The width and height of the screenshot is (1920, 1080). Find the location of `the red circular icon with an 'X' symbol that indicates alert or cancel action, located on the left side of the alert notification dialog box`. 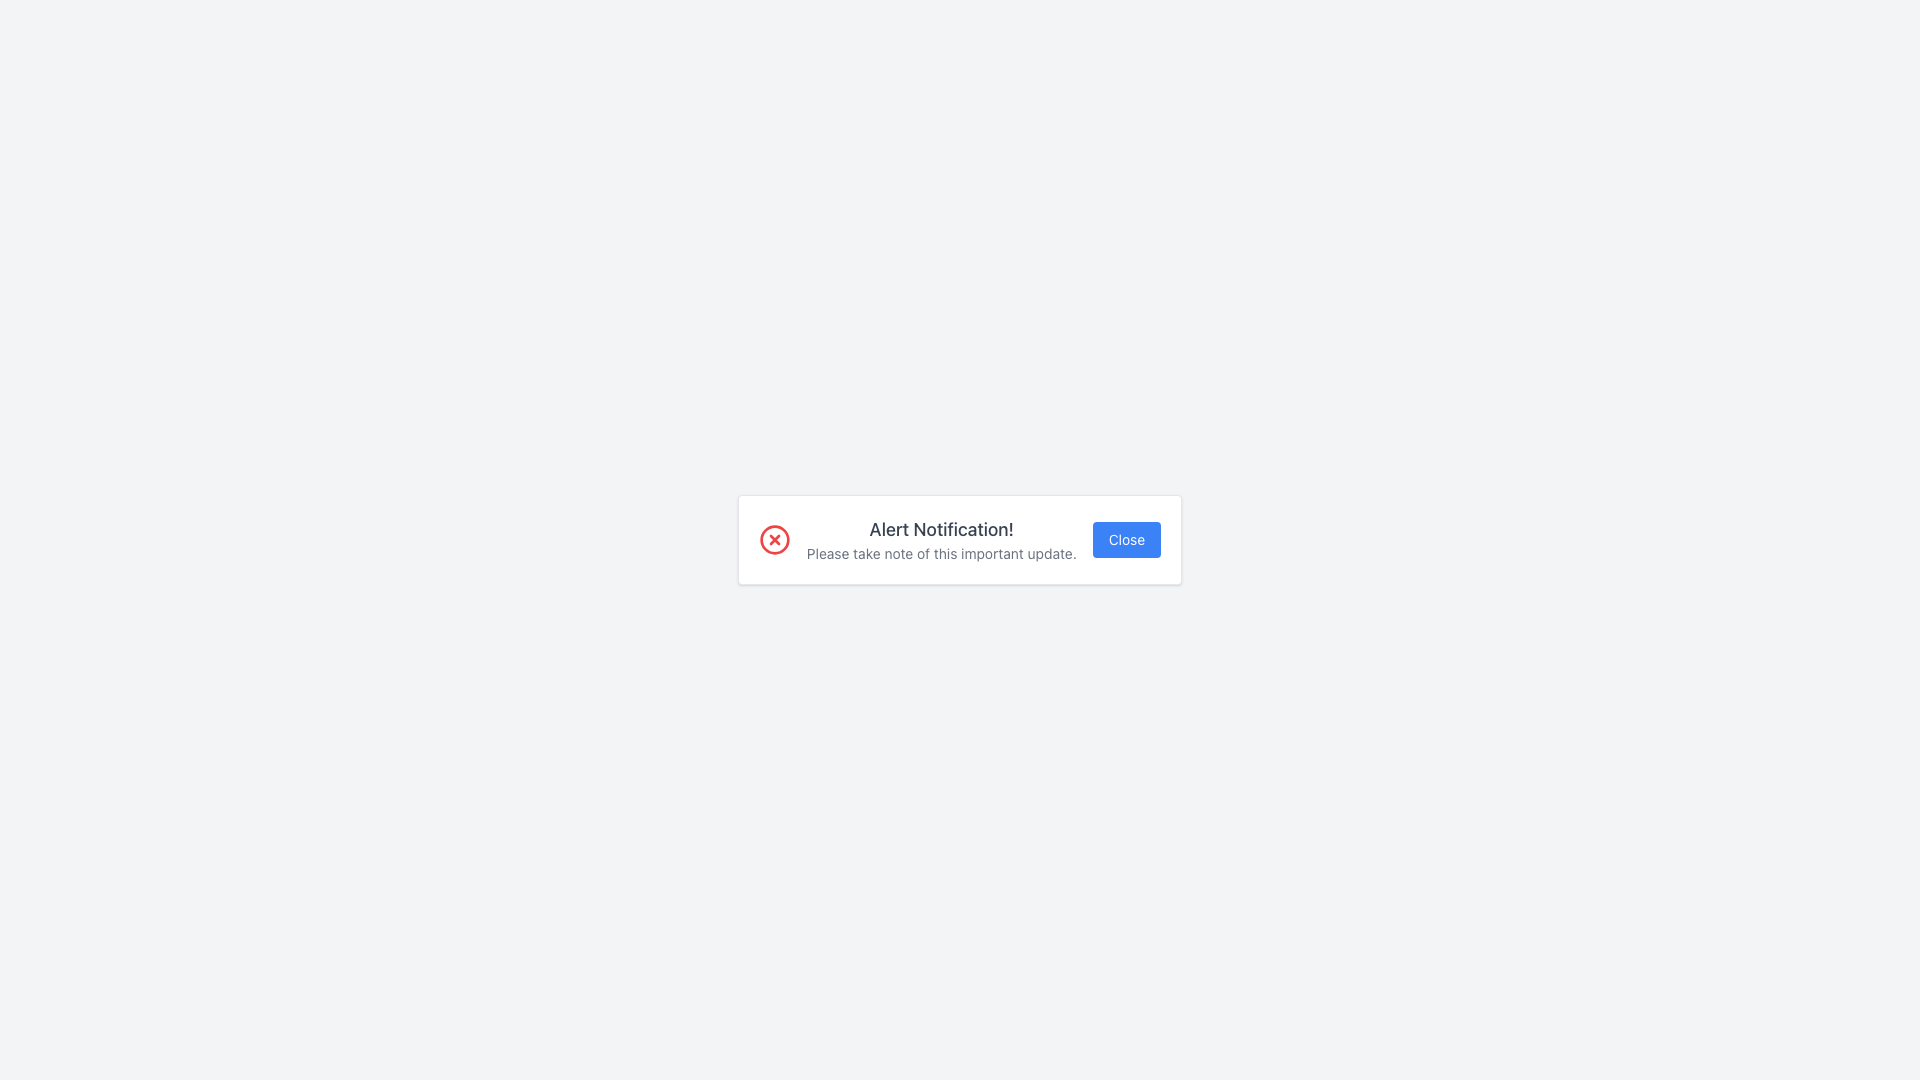

the red circular icon with an 'X' symbol that indicates alert or cancel action, located on the left side of the alert notification dialog box is located at coordinates (773, 540).